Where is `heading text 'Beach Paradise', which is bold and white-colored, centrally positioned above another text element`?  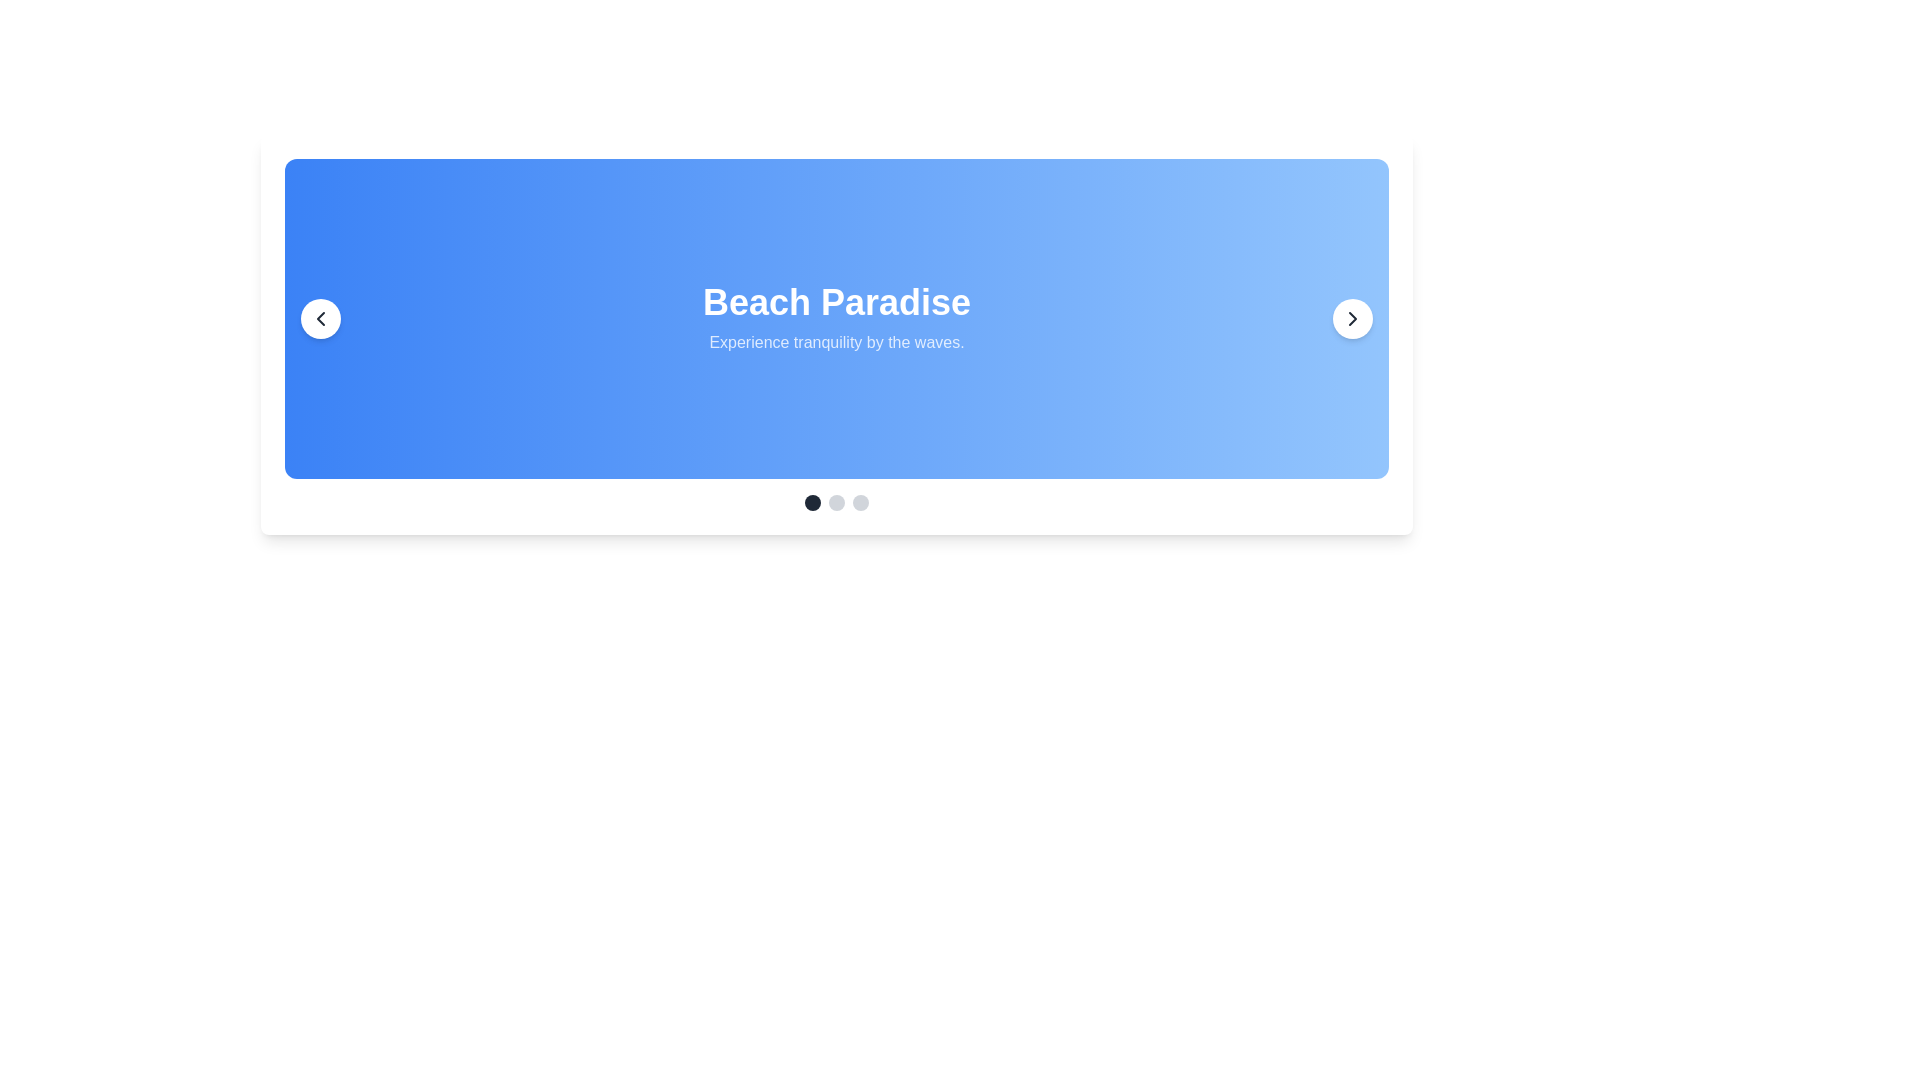
heading text 'Beach Paradise', which is bold and white-colored, centrally positioned above another text element is located at coordinates (836, 303).